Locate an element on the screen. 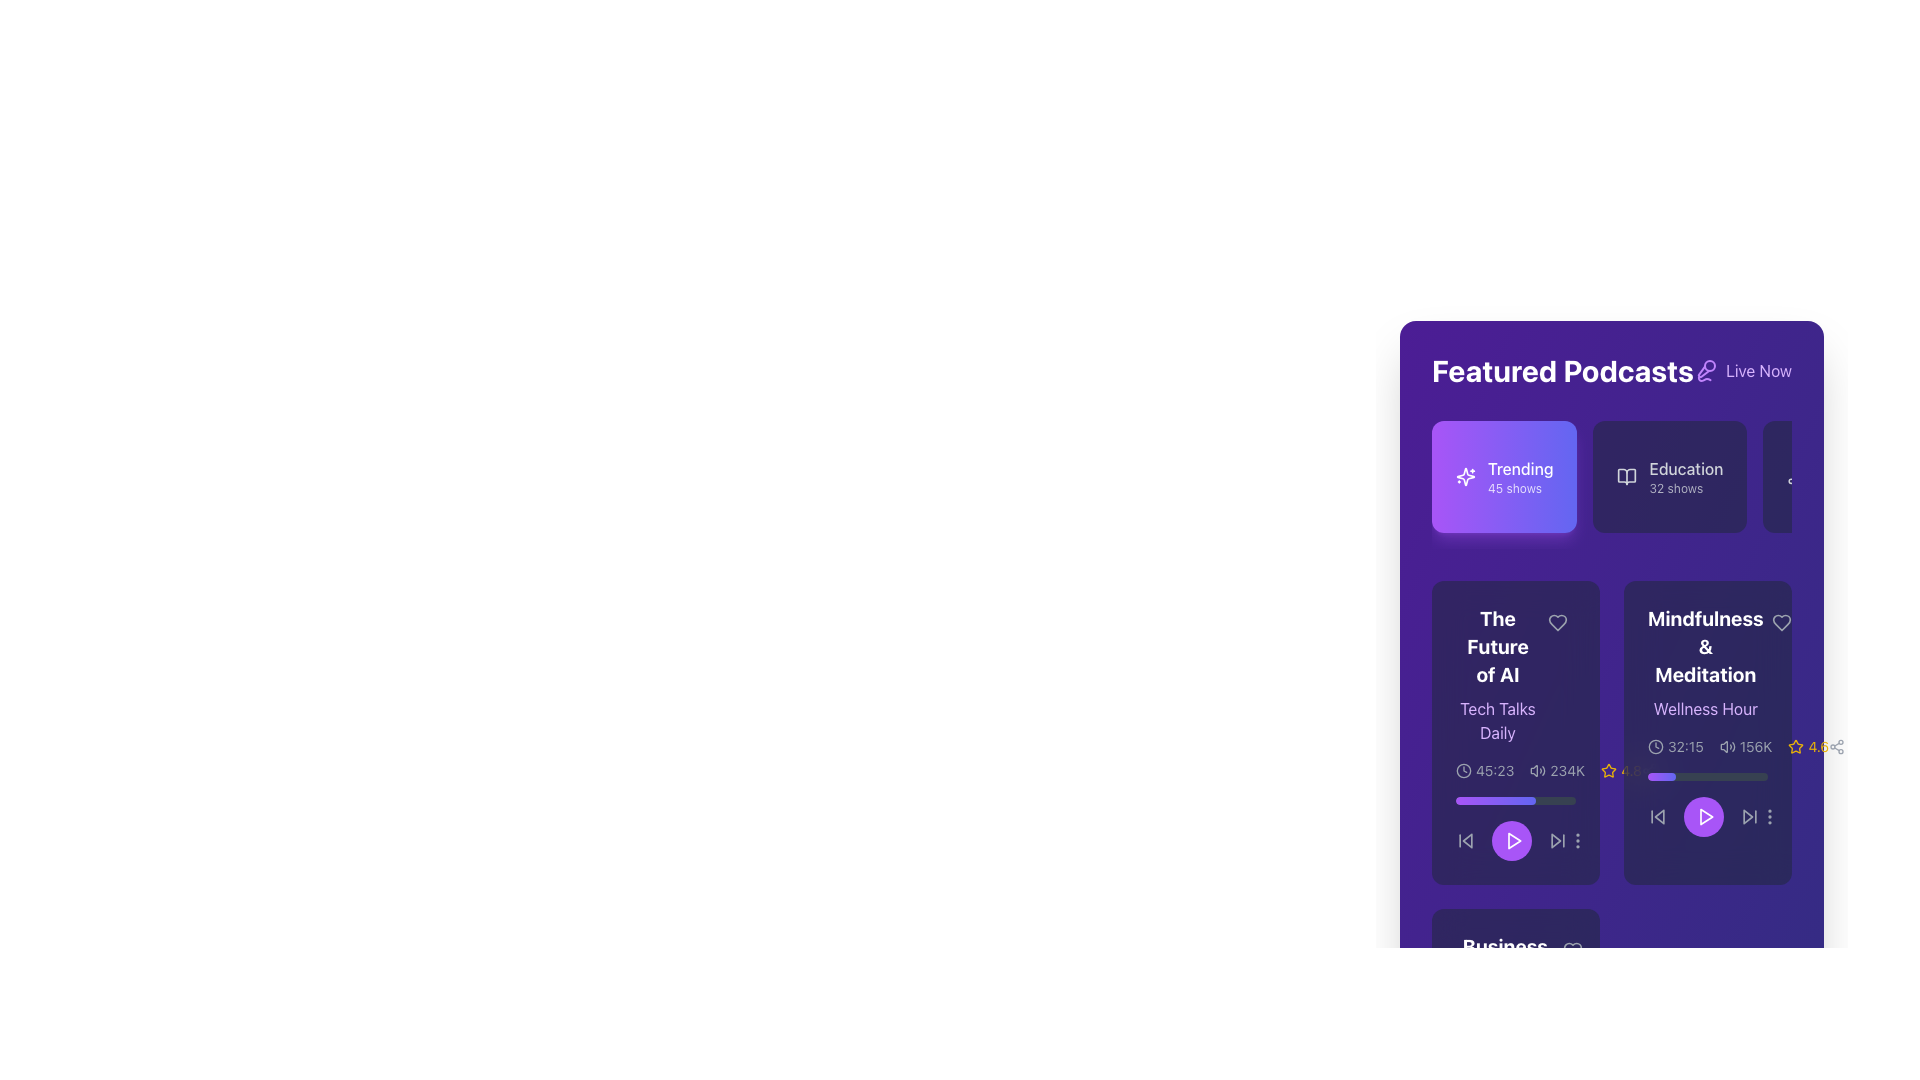  information displayed in the text element located below the 'Trending' text in the 'Trending' card of the 'Featured Podcasts' section is located at coordinates (1515, 489).